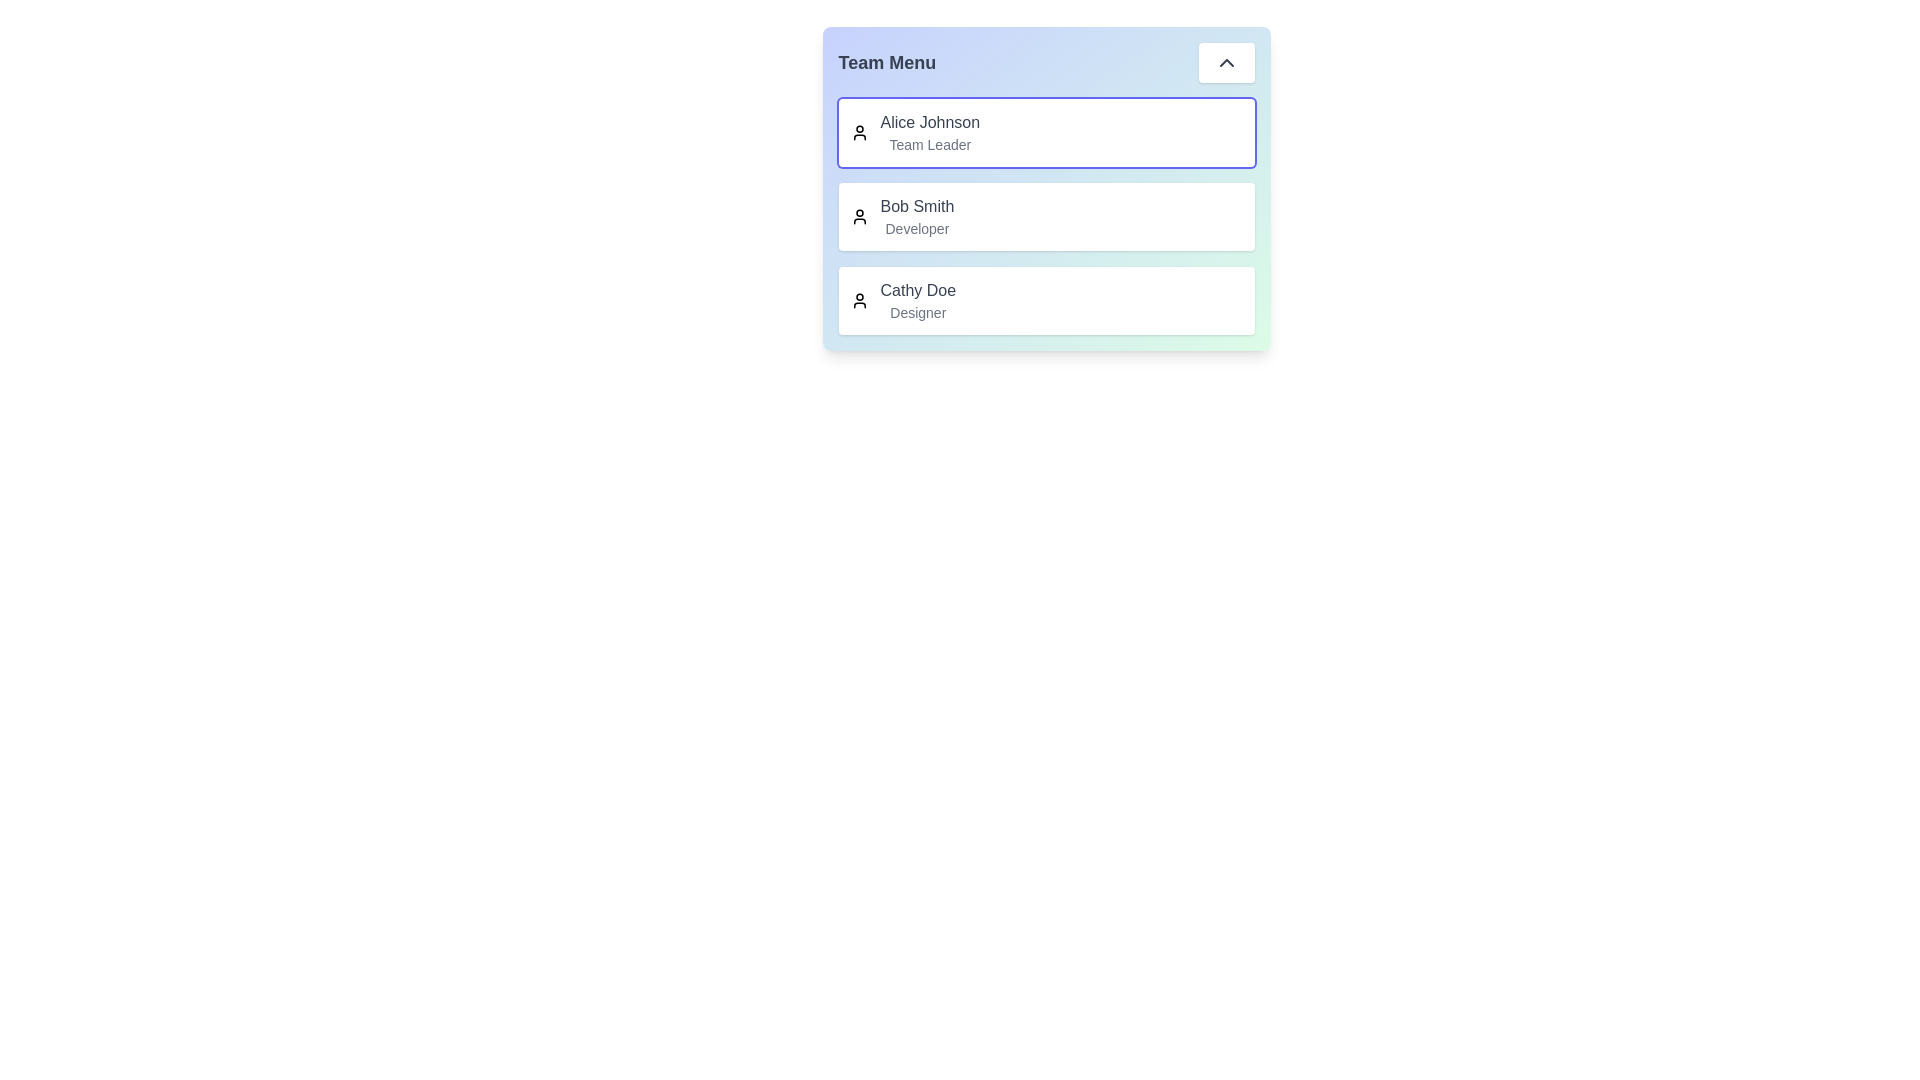 The height and width of the screenshot is (1080, 1920). I want to click on the team member Bob Smith by clicking on their entry in the menu, so click(1045, 216).